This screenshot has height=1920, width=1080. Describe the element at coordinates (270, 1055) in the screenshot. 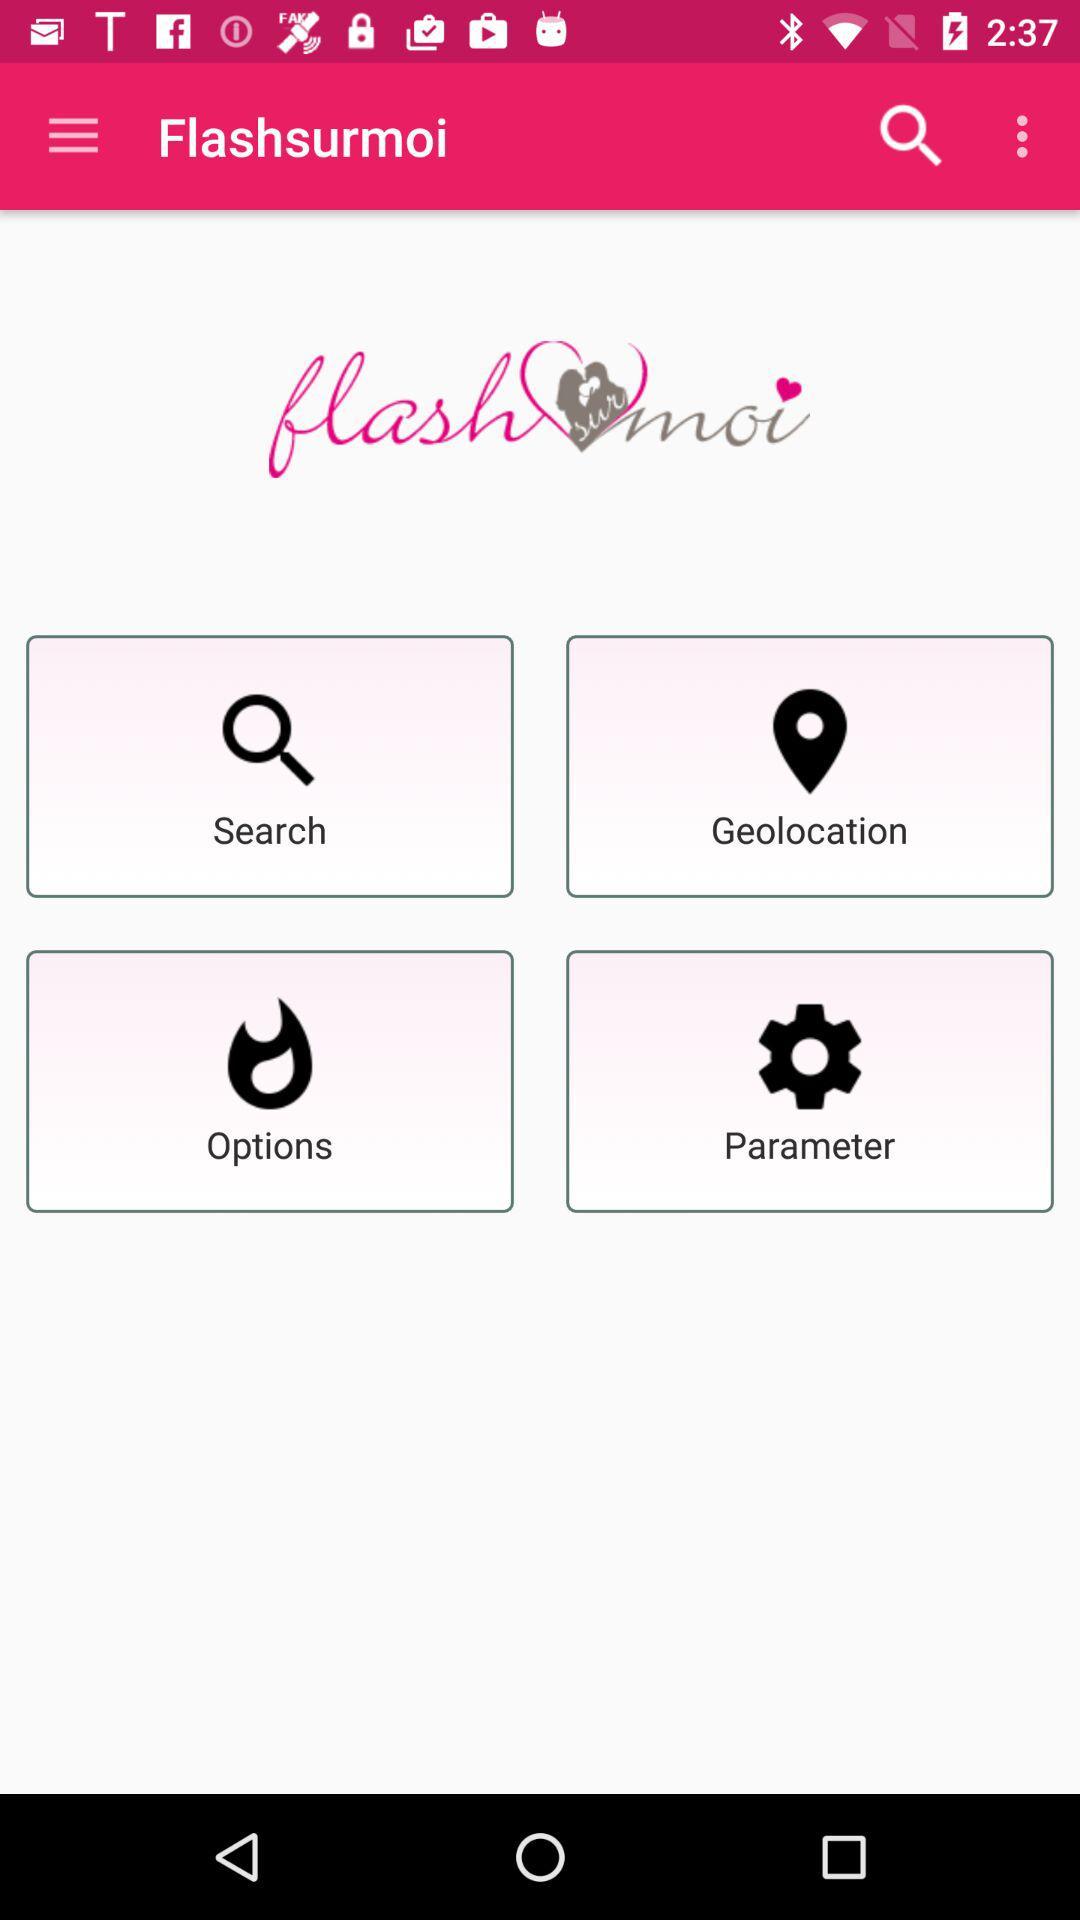

I see `options icon` at that location.